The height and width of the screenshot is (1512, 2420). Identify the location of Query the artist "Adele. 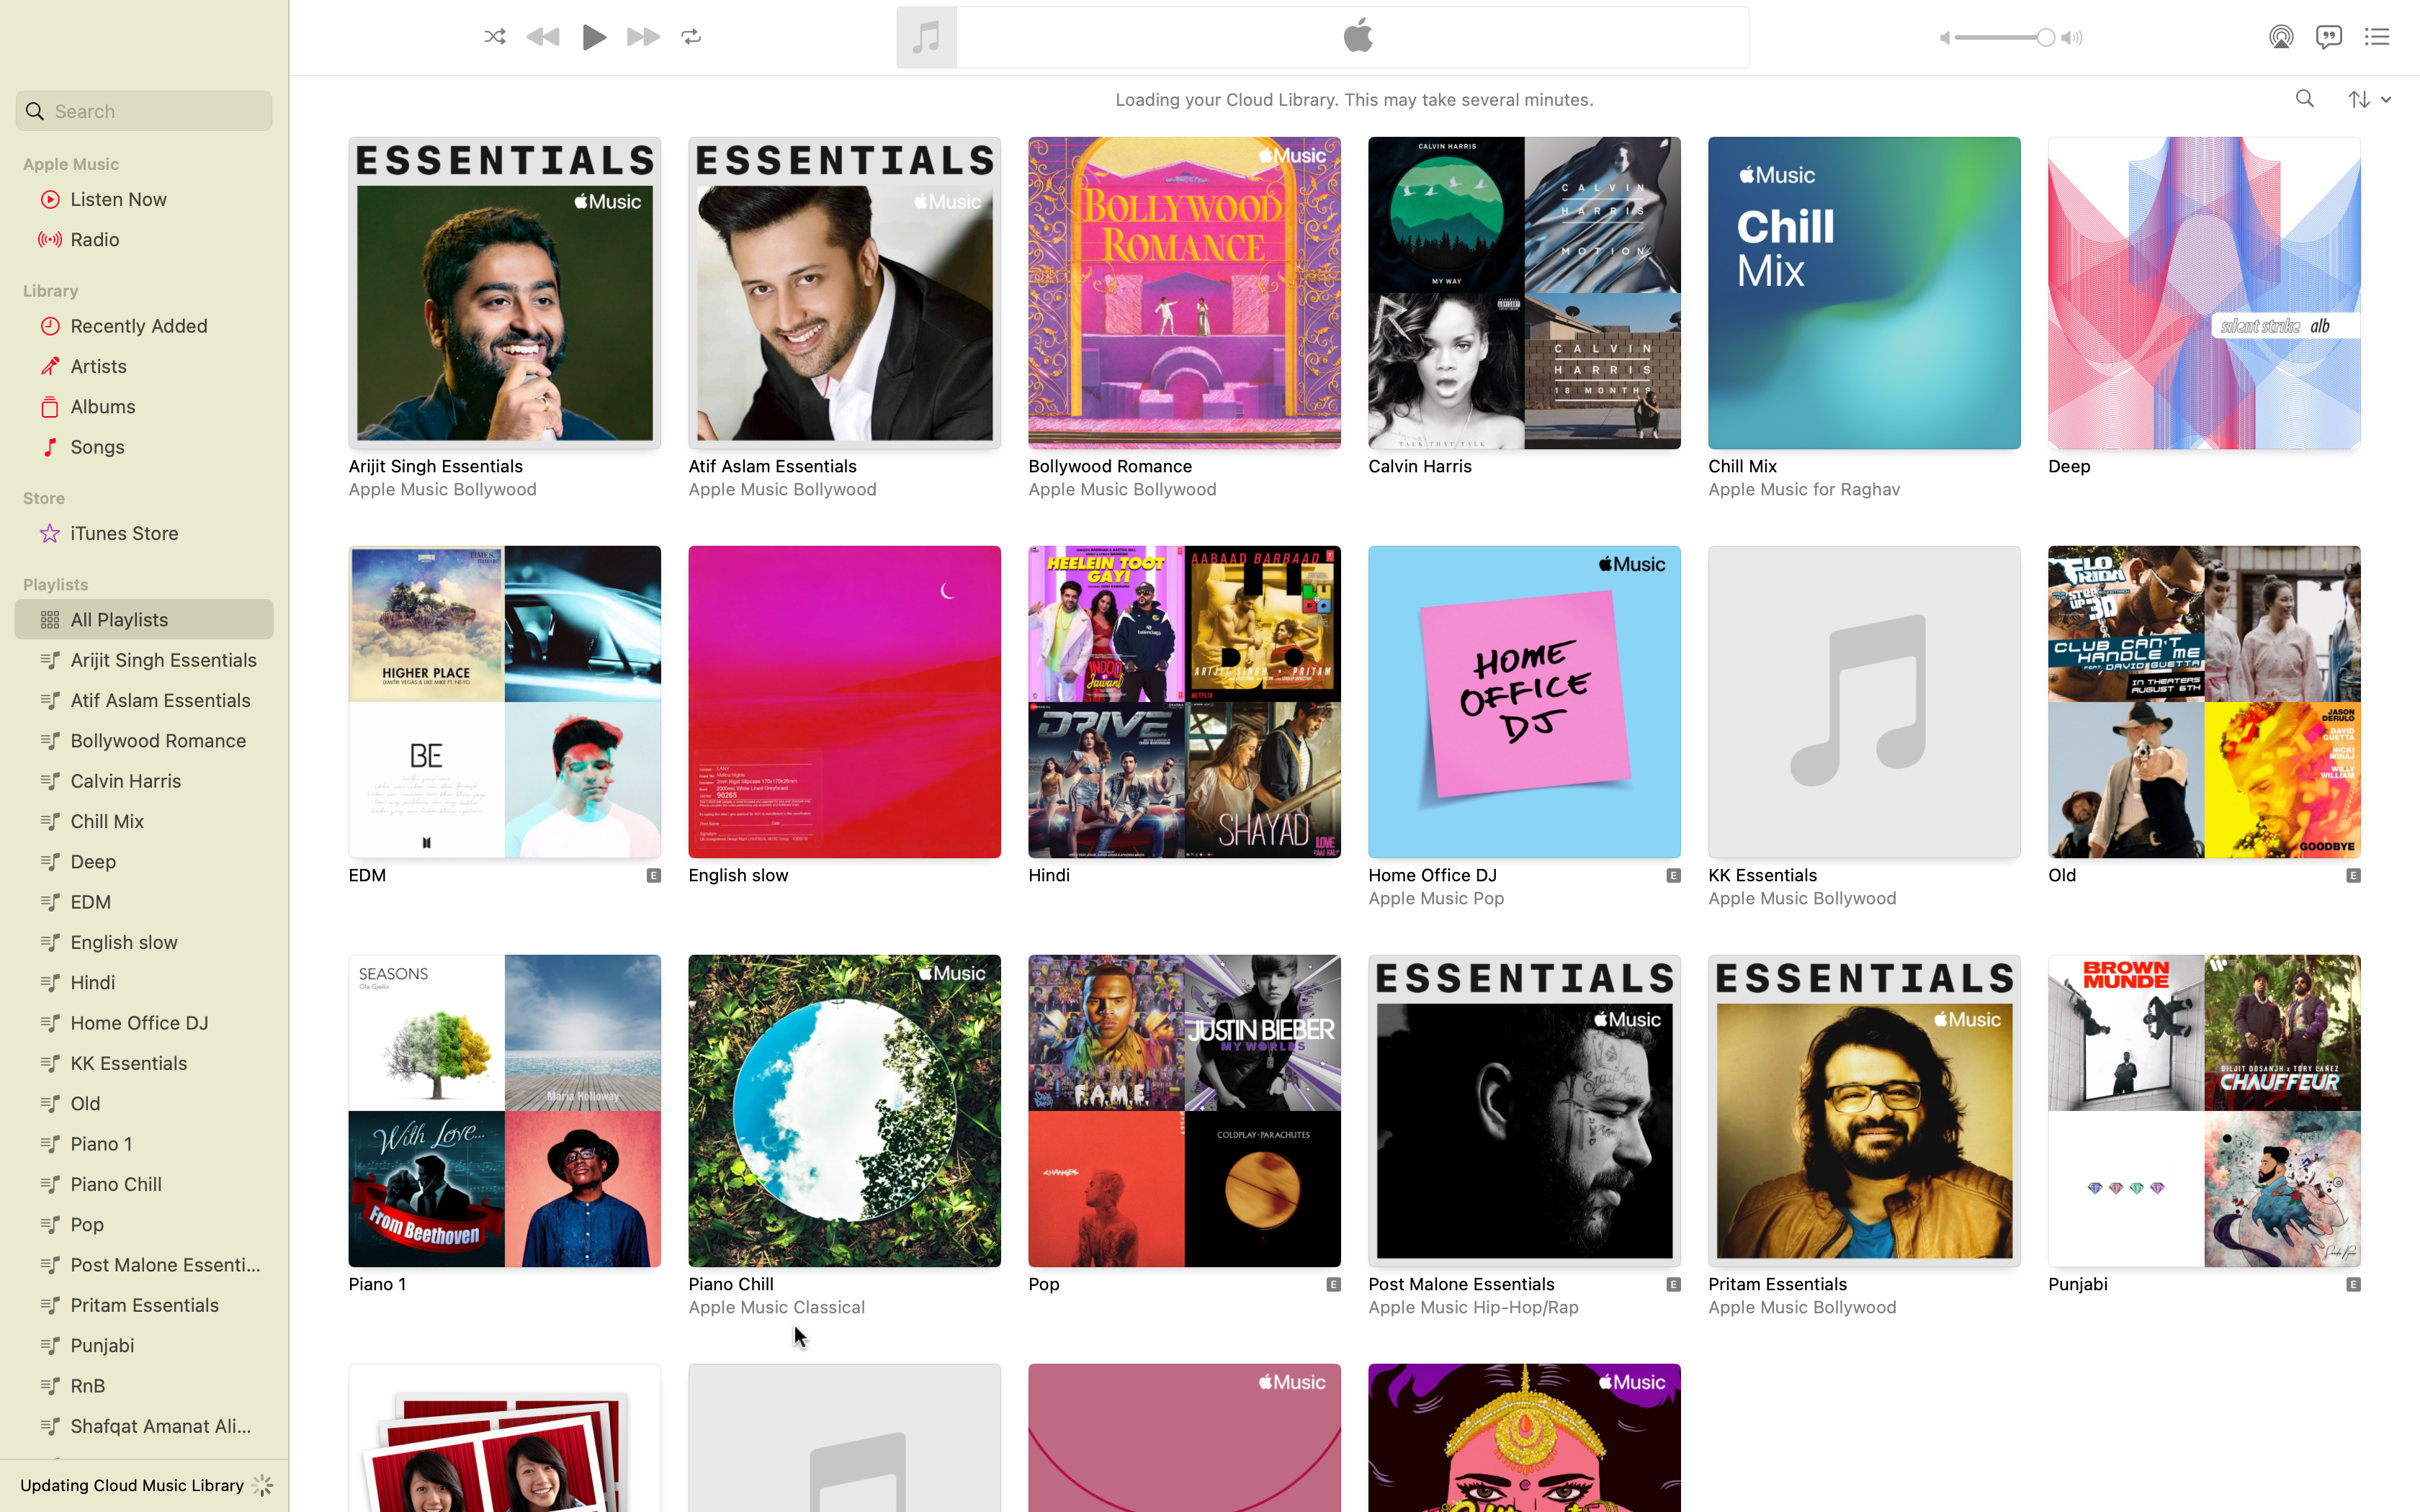
(2305, 99).